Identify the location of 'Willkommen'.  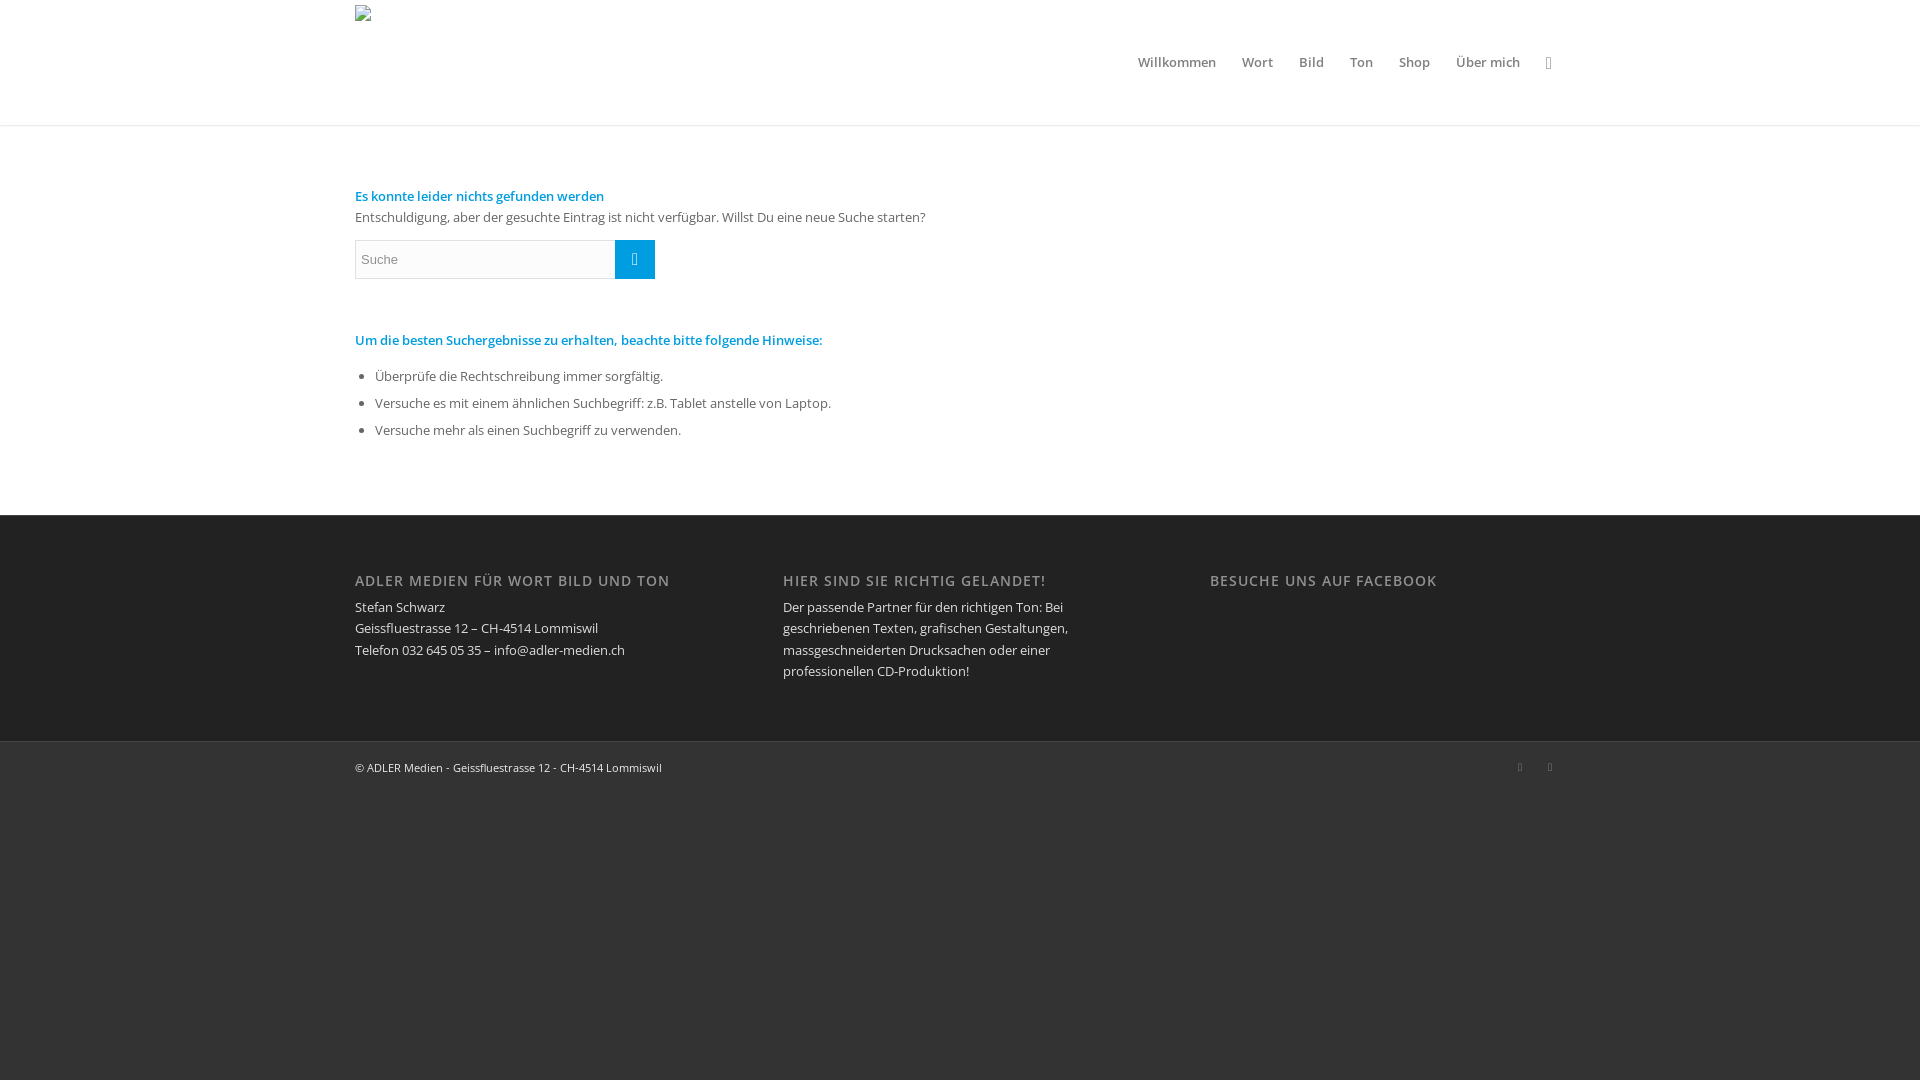
(1176, 61).